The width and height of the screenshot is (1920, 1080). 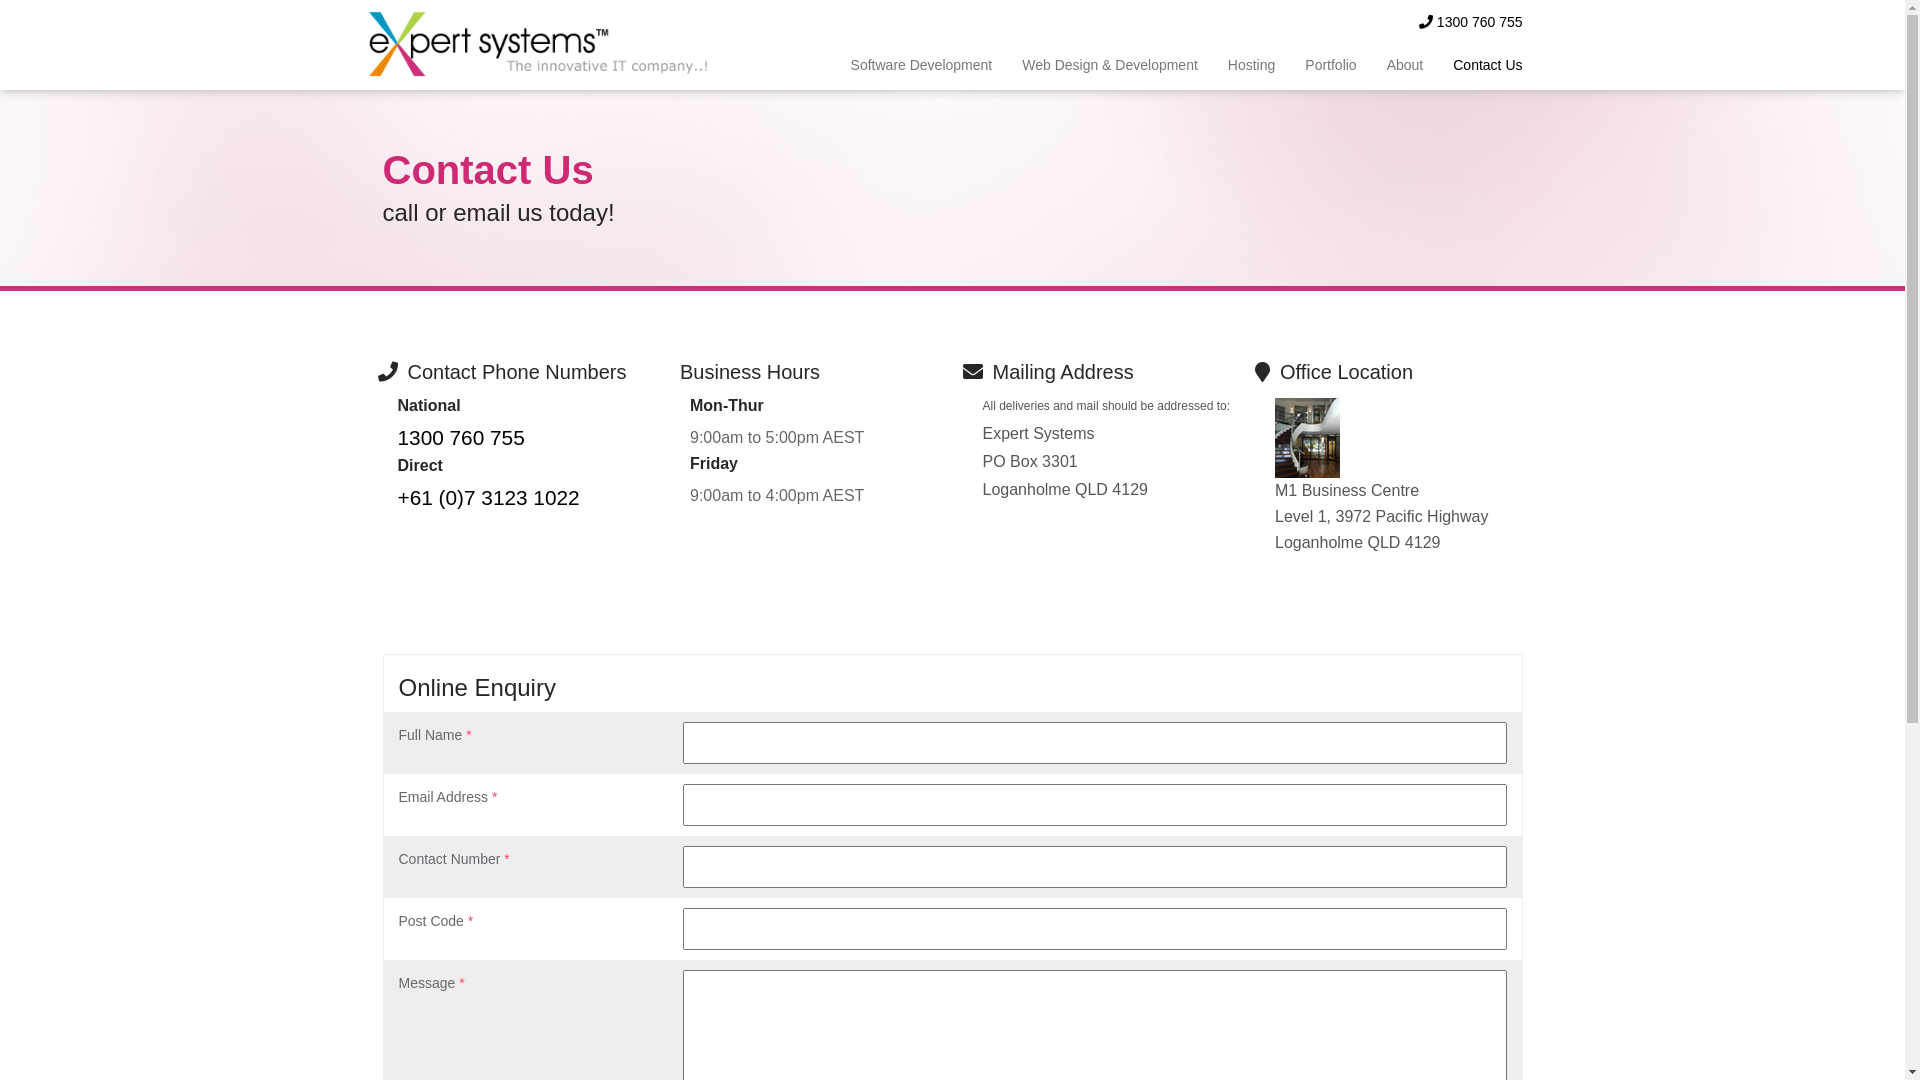 What do you see at coordinates (1330, 64) in the screenshot?
I see `'Portfolio'` at bounding box center [1330, 64].